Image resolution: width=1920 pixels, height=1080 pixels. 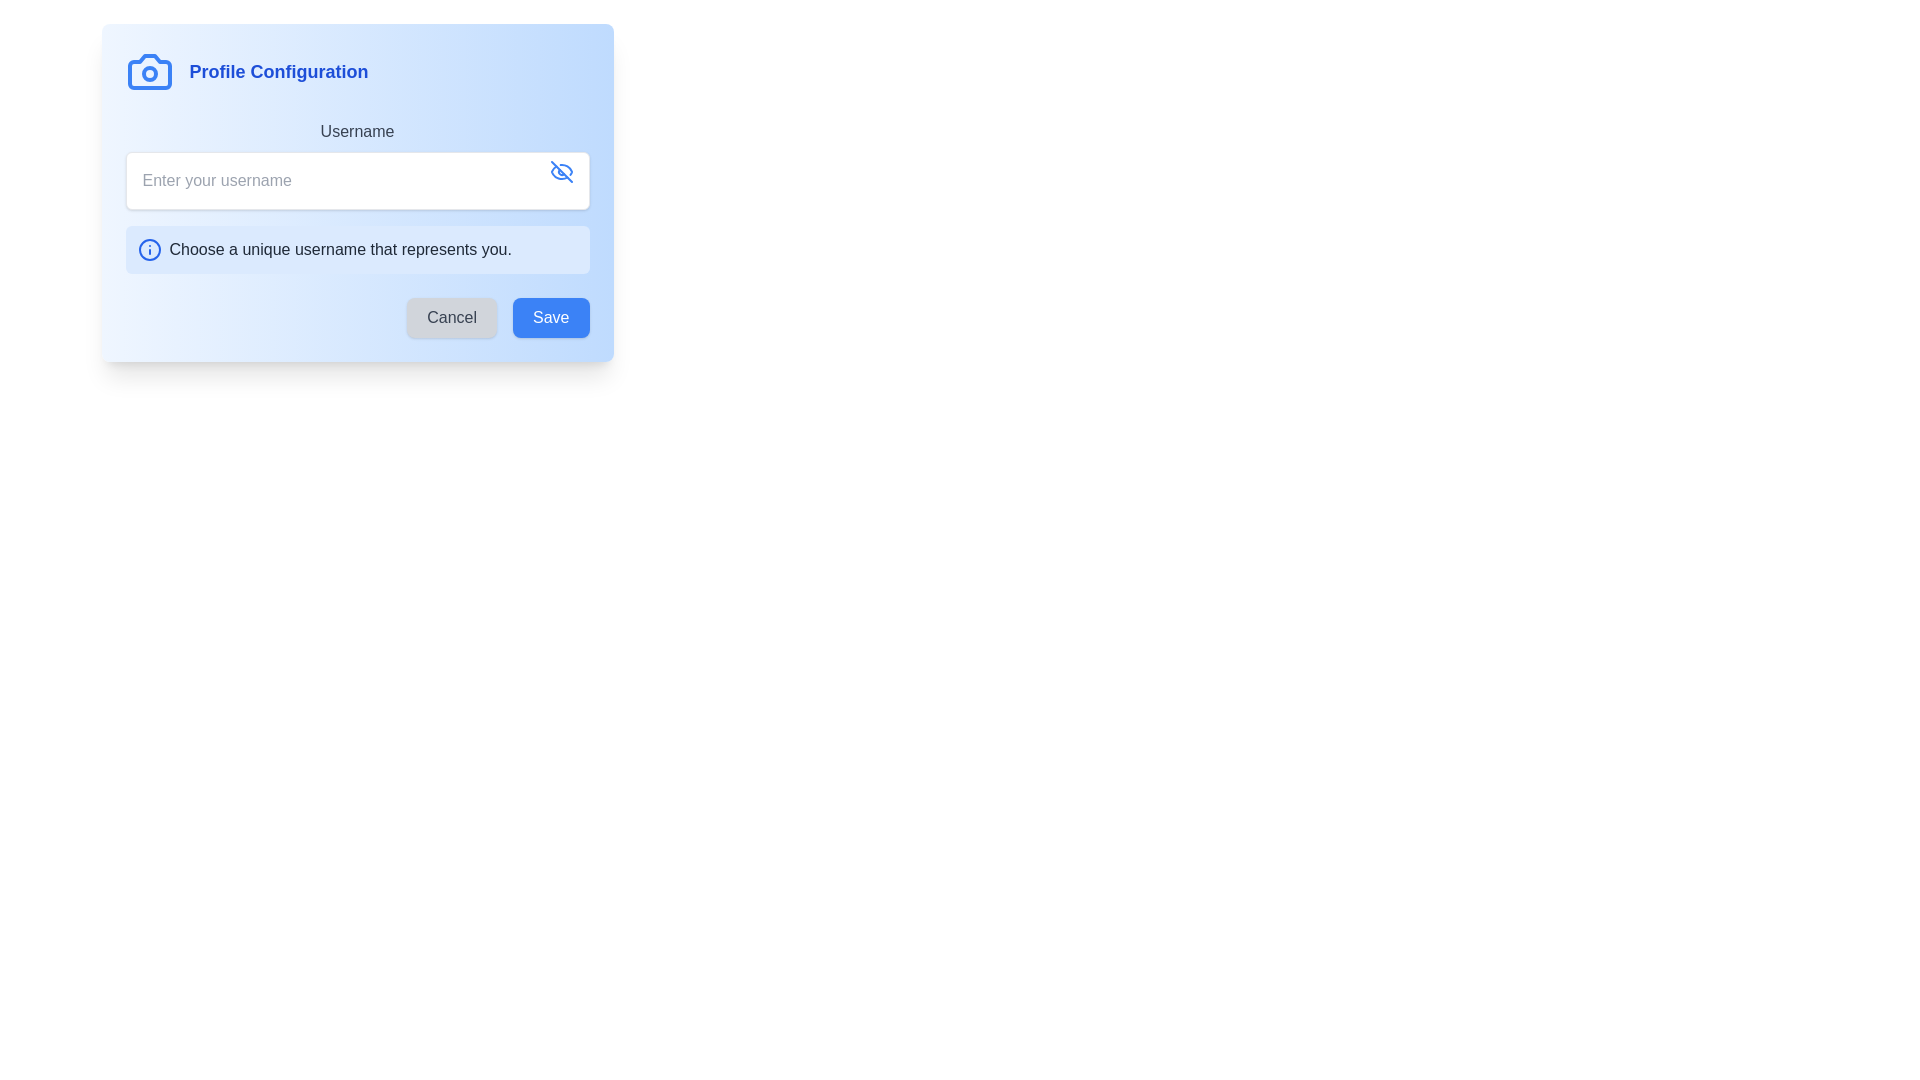 I want to click on the 'Save' button located at the bottom-right corner of the modal dialog box, so click(x=551, y=316).